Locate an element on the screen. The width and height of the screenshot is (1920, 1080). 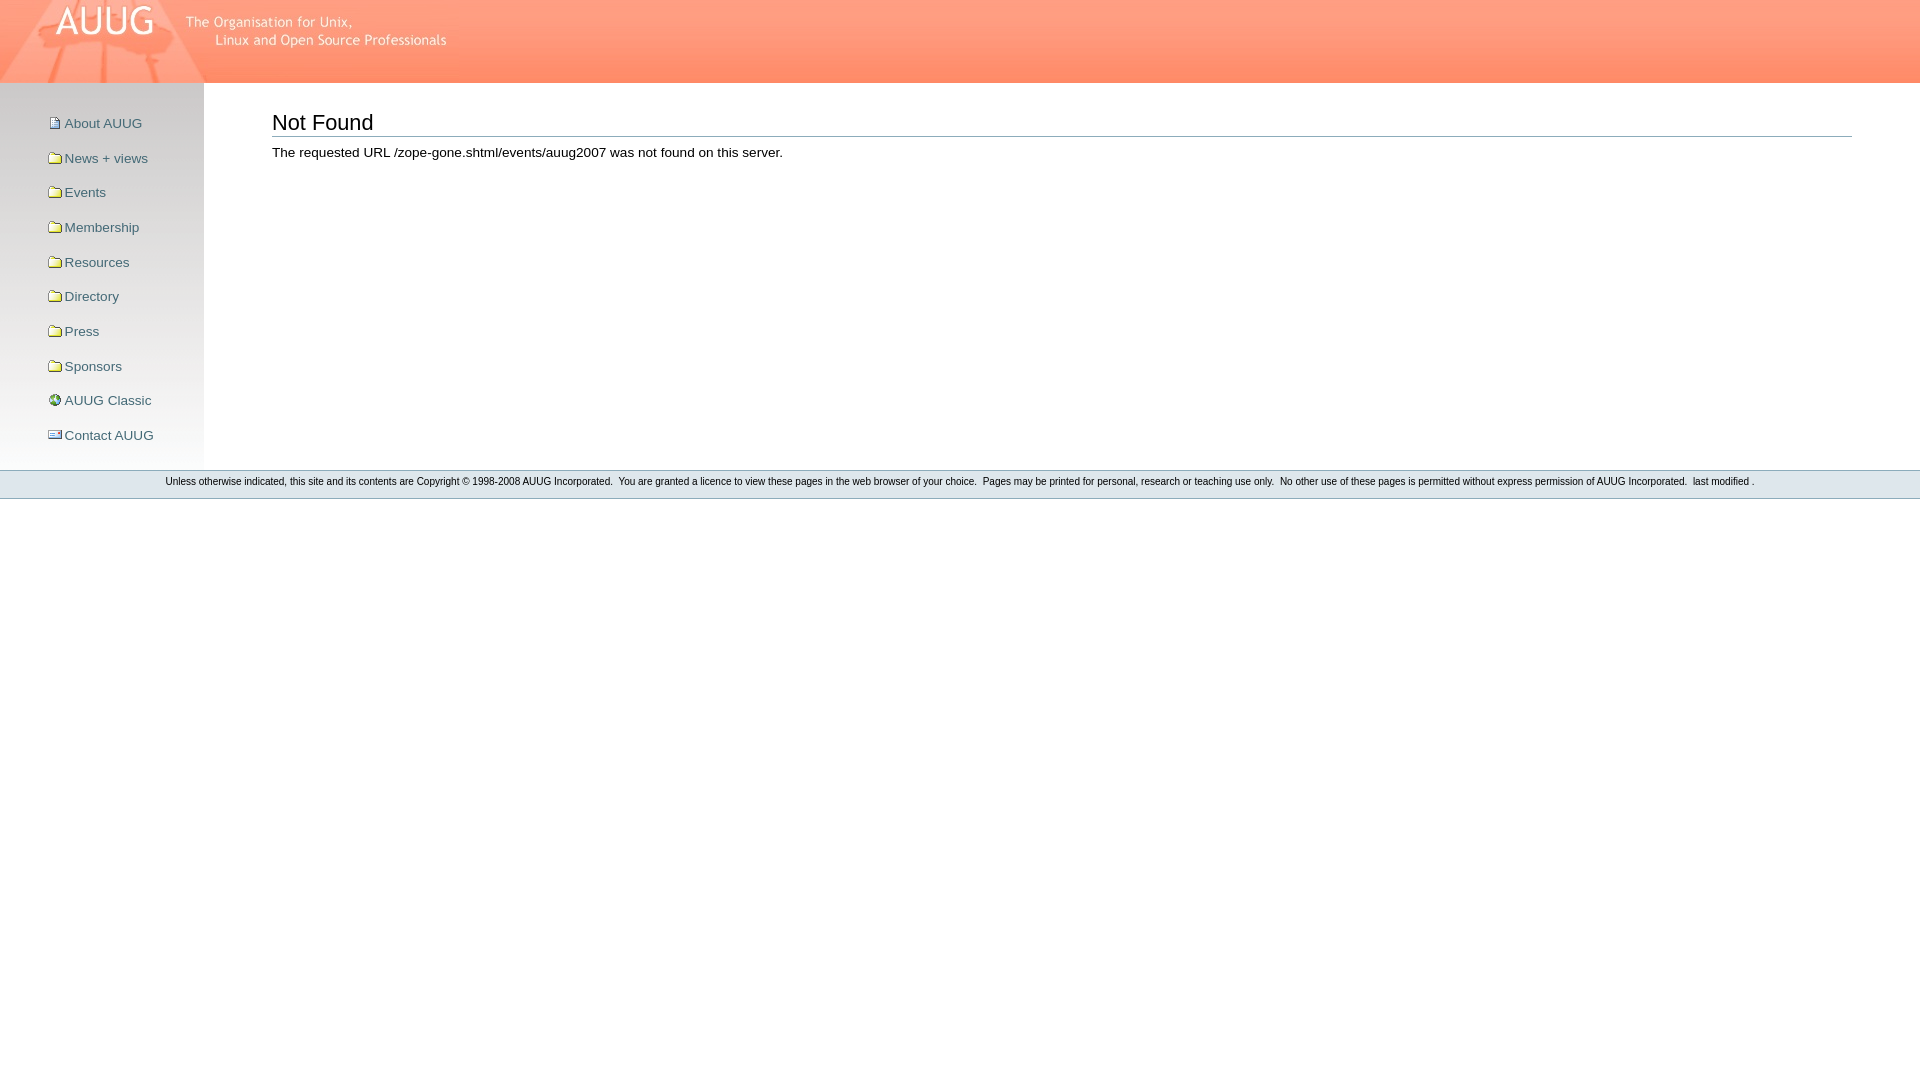
'AUUG Classic' is located at coordinates (118, 401).